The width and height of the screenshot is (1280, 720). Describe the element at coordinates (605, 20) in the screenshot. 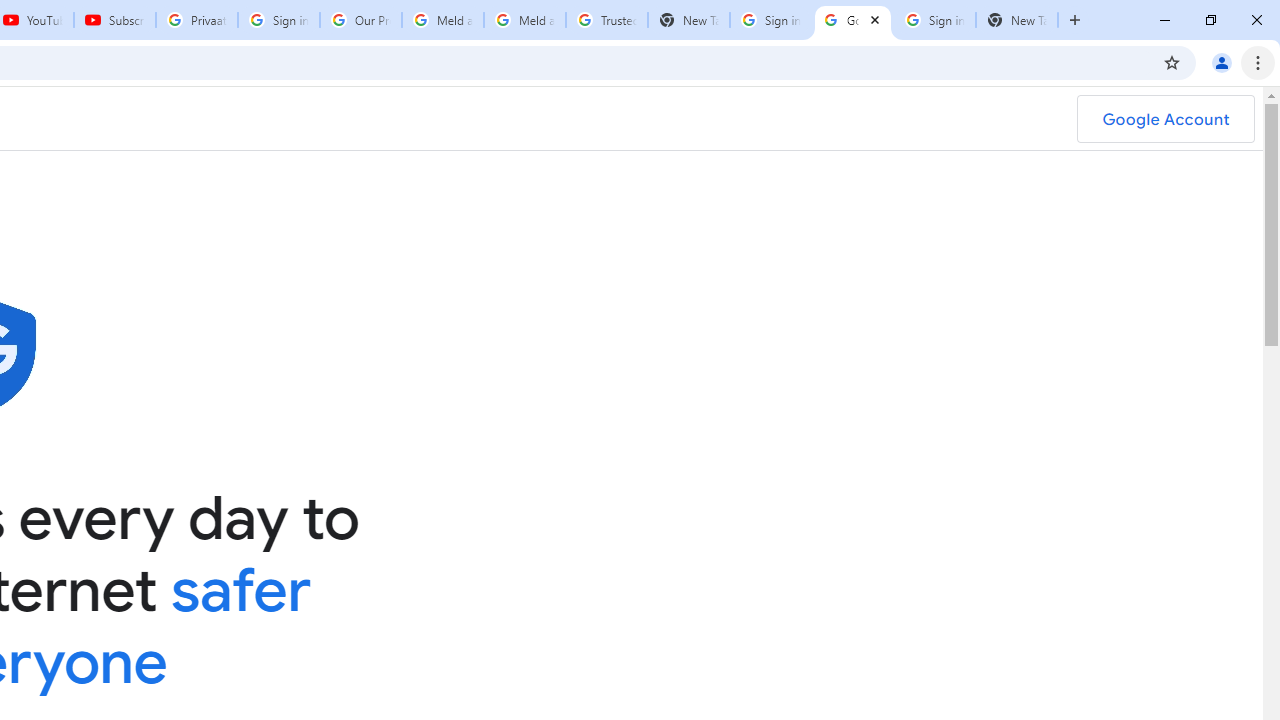

I see `'Trusted Information and Content - Google Safety Center'` at that location.